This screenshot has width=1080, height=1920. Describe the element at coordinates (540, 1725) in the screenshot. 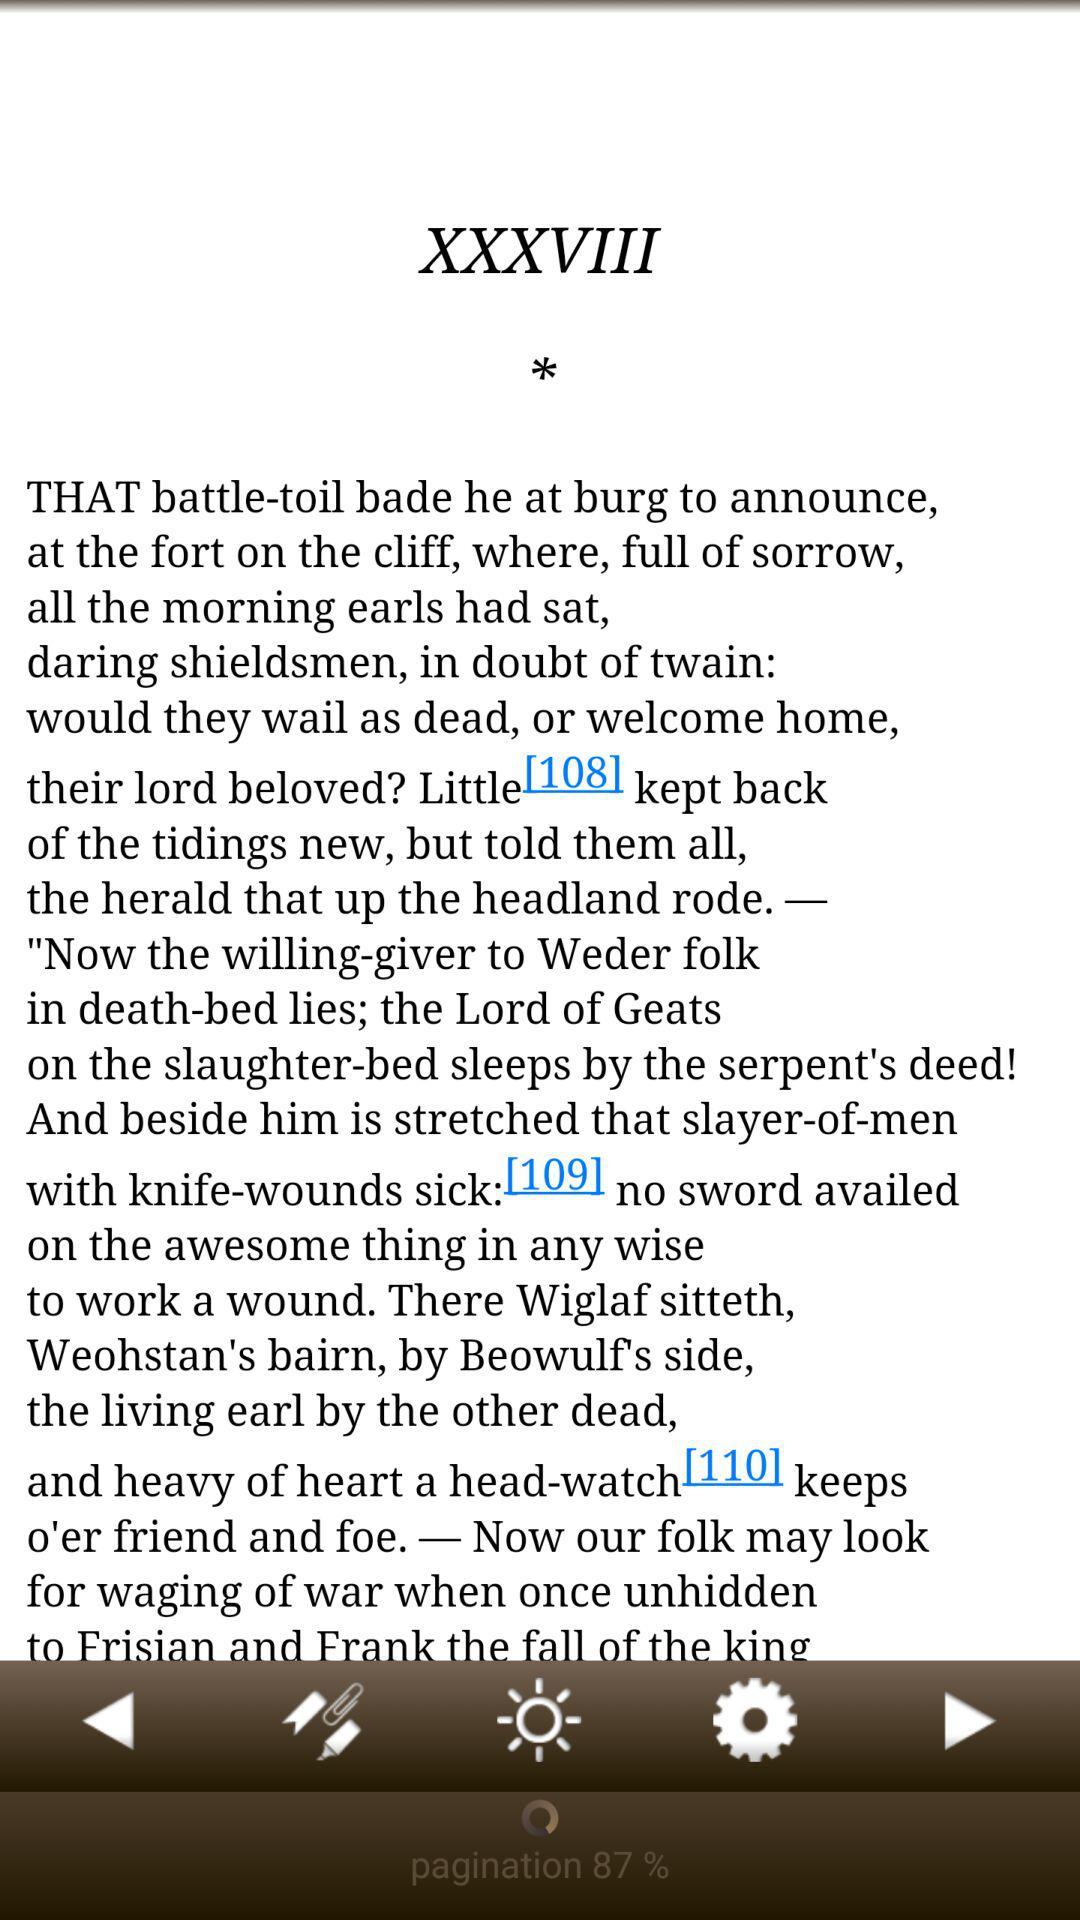

I see `brightness icon` at that location.